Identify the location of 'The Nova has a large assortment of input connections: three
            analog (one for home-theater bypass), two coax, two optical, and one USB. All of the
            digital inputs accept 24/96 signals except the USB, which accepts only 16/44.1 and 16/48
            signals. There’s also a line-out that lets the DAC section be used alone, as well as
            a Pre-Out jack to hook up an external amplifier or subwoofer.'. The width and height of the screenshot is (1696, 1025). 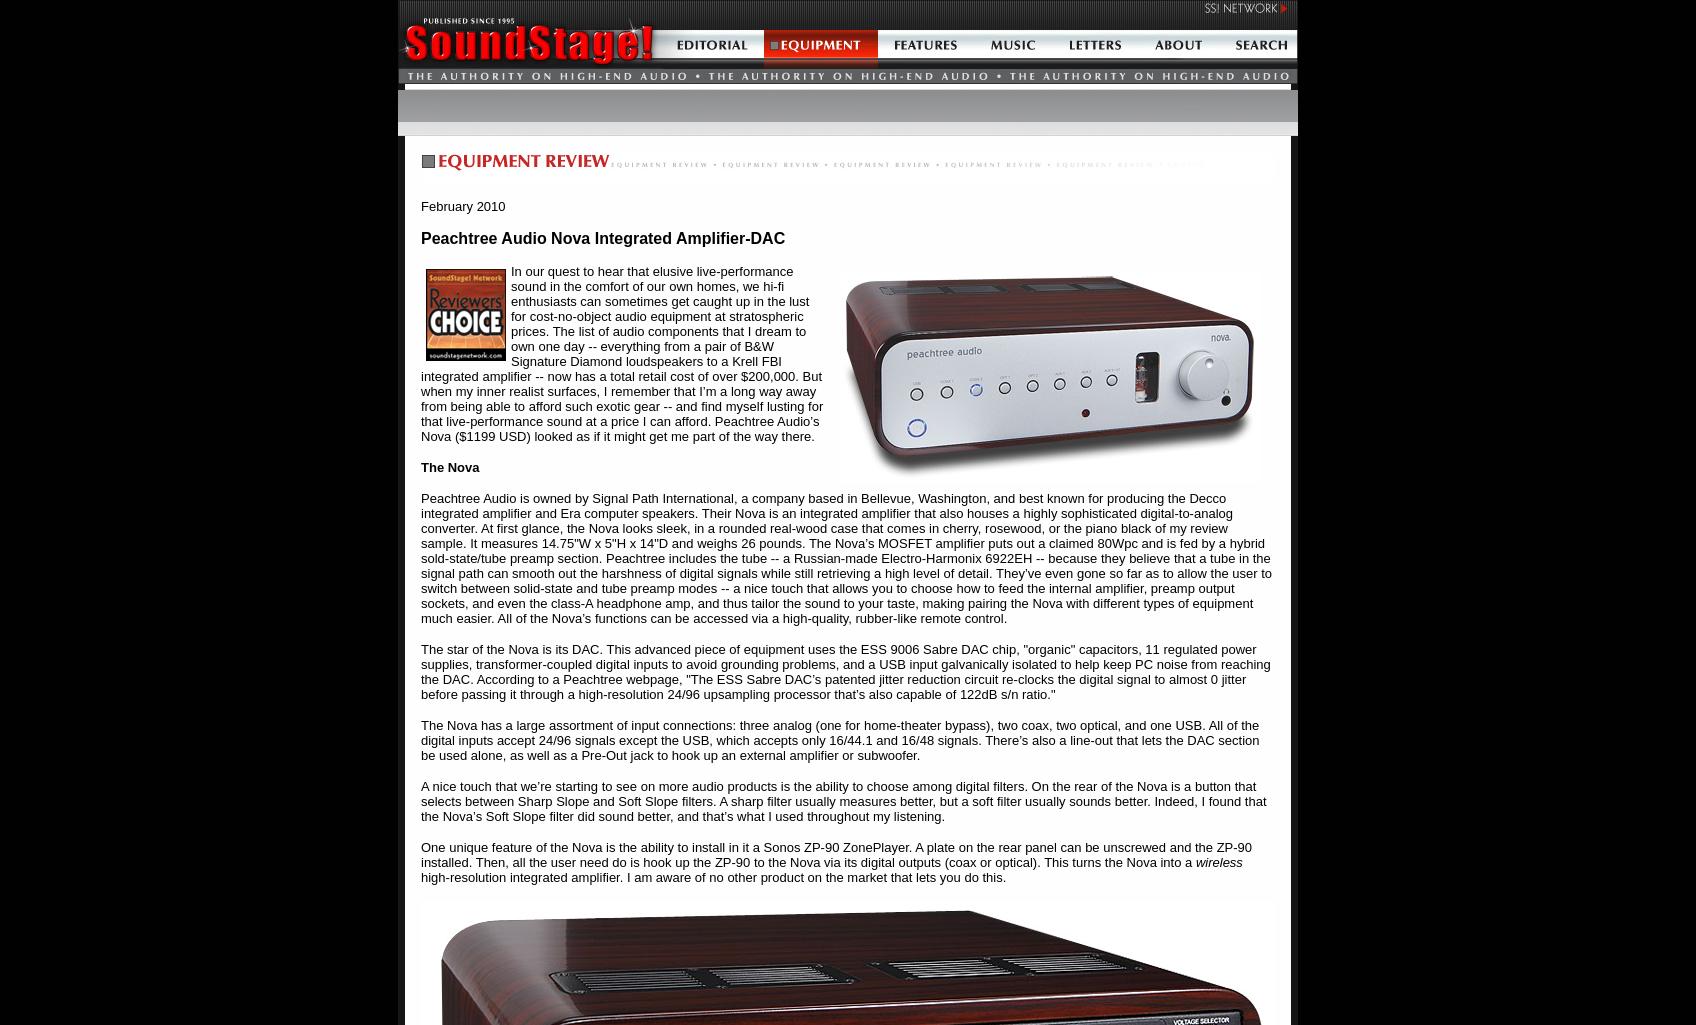
(839, 739).